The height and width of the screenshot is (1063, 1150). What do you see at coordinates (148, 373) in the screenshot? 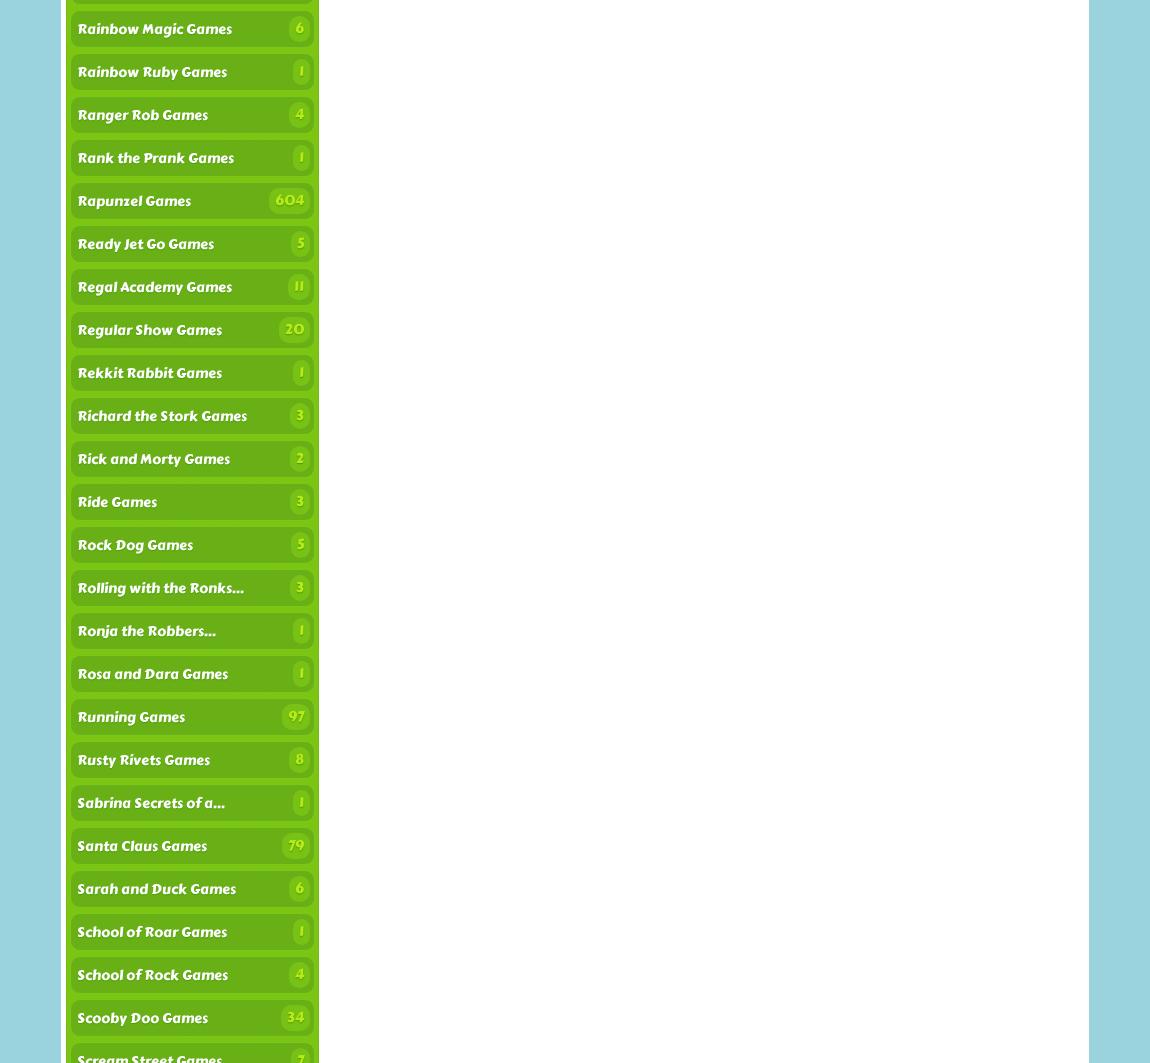
I see `'Rekkit Rabbit Games'` at bounding box center [148, 373].